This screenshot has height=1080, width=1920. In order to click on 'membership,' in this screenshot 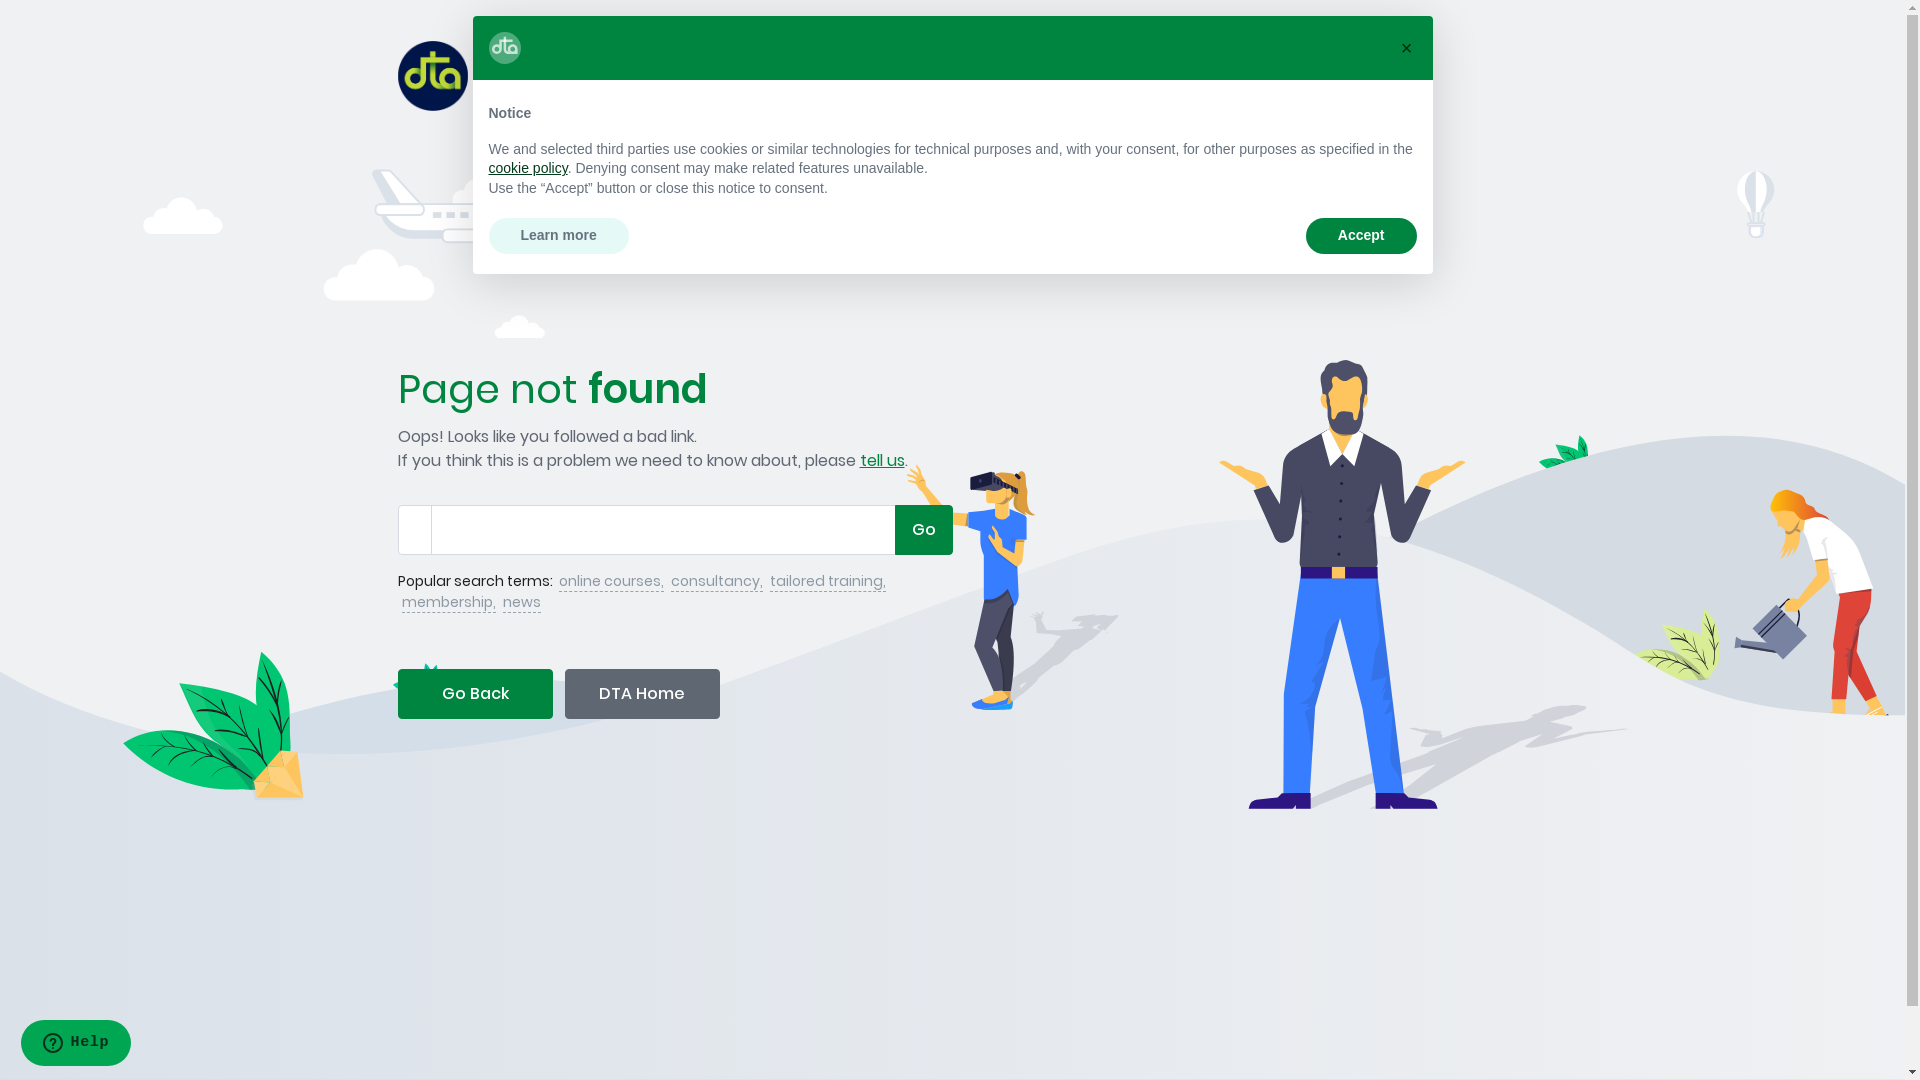, I will do `click(448, 601)`.